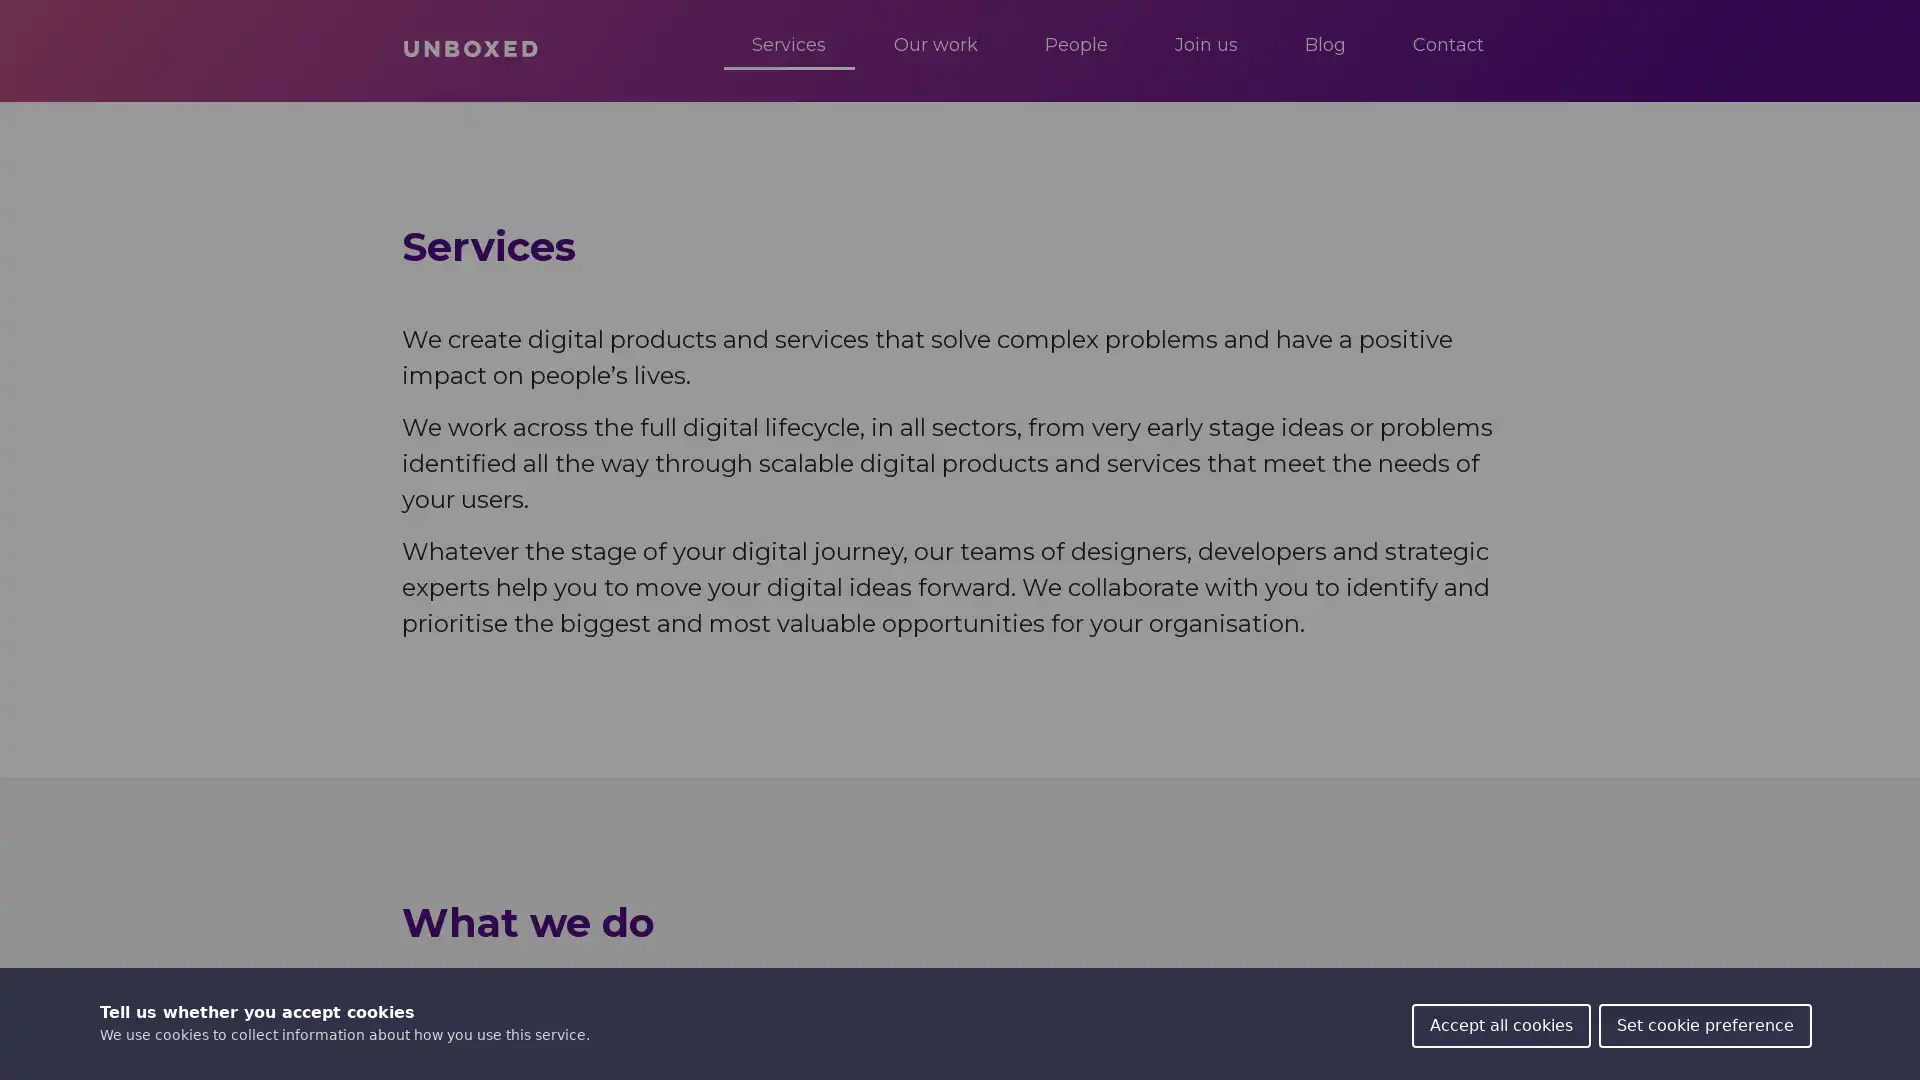  I want to click on Accept all cookies, so click(1501, 1026).